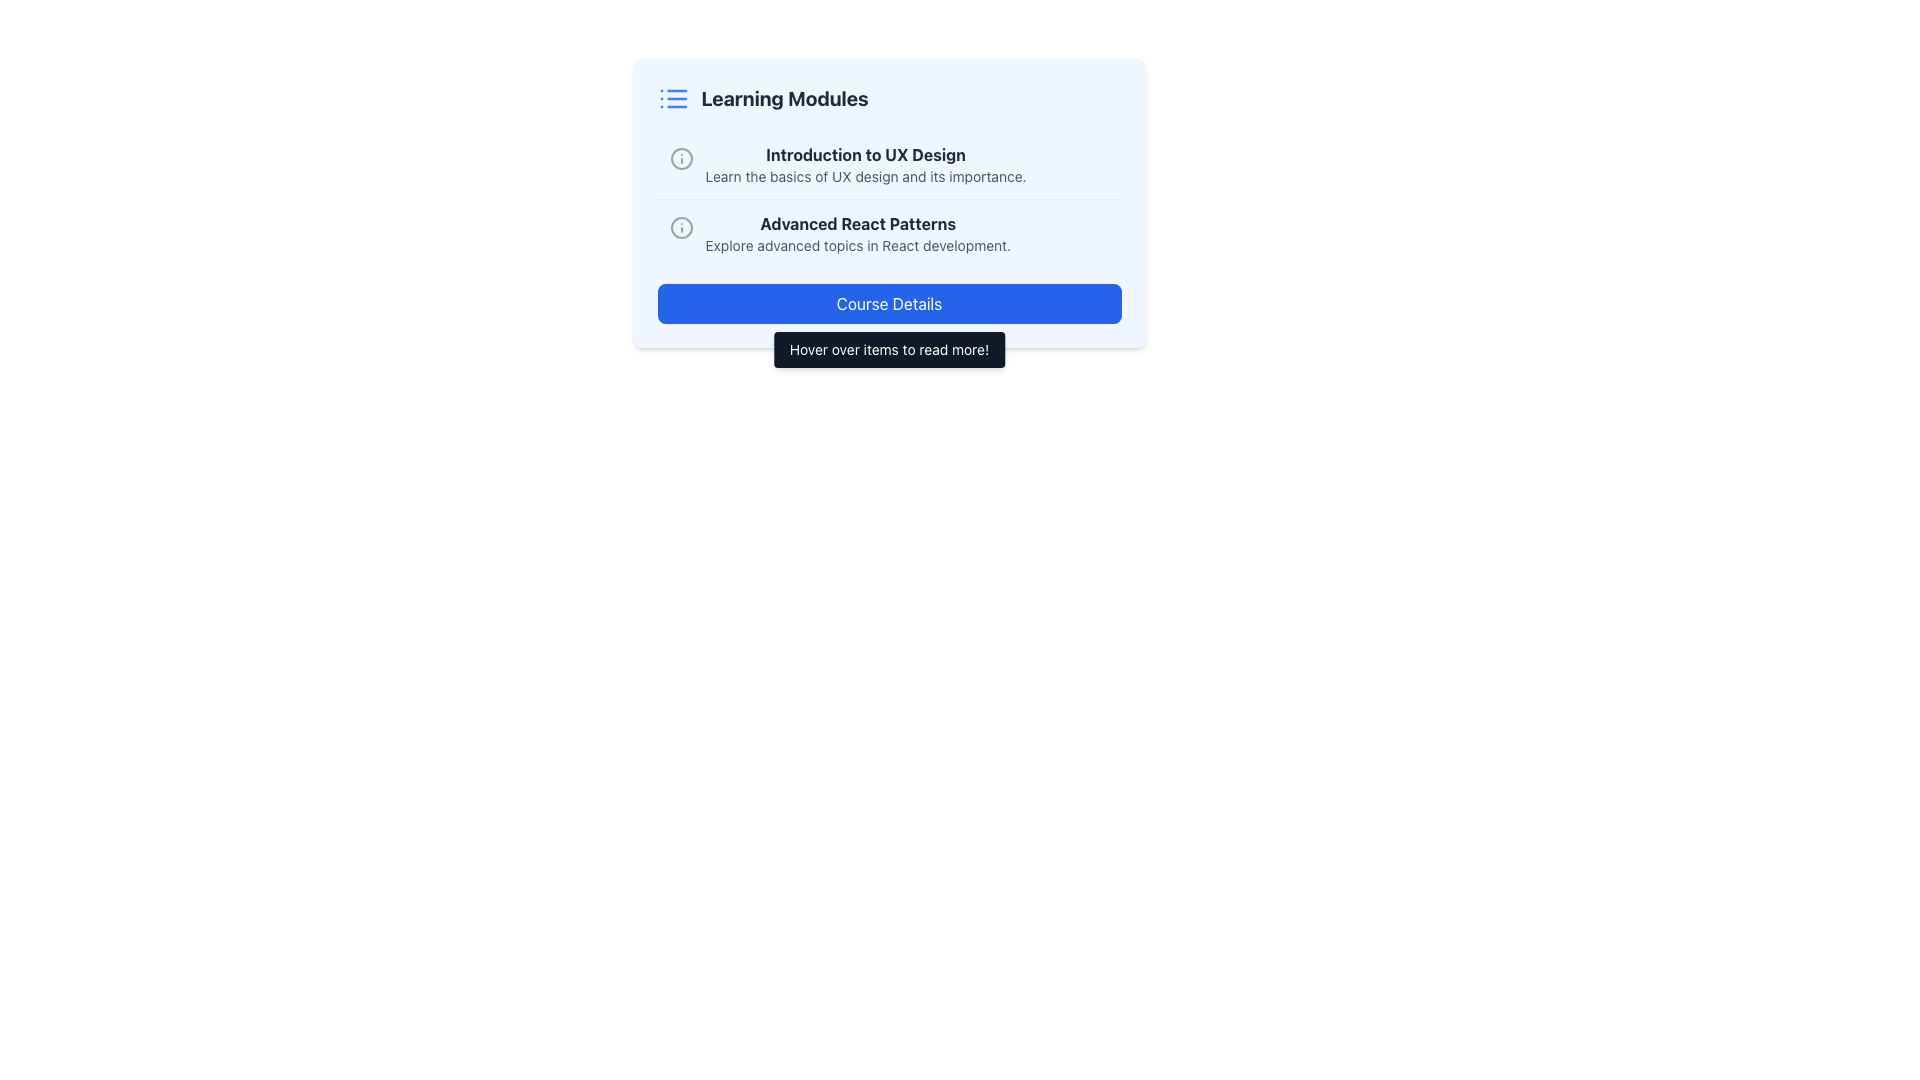 The width and height of the screenshot is (1920, 1080). I want to click on the Text block that serves as a title and description for the learning module, located on the right side of the interface, between 'Introduction to UX Design' and the 'Course Details' button, so click(858, 233).